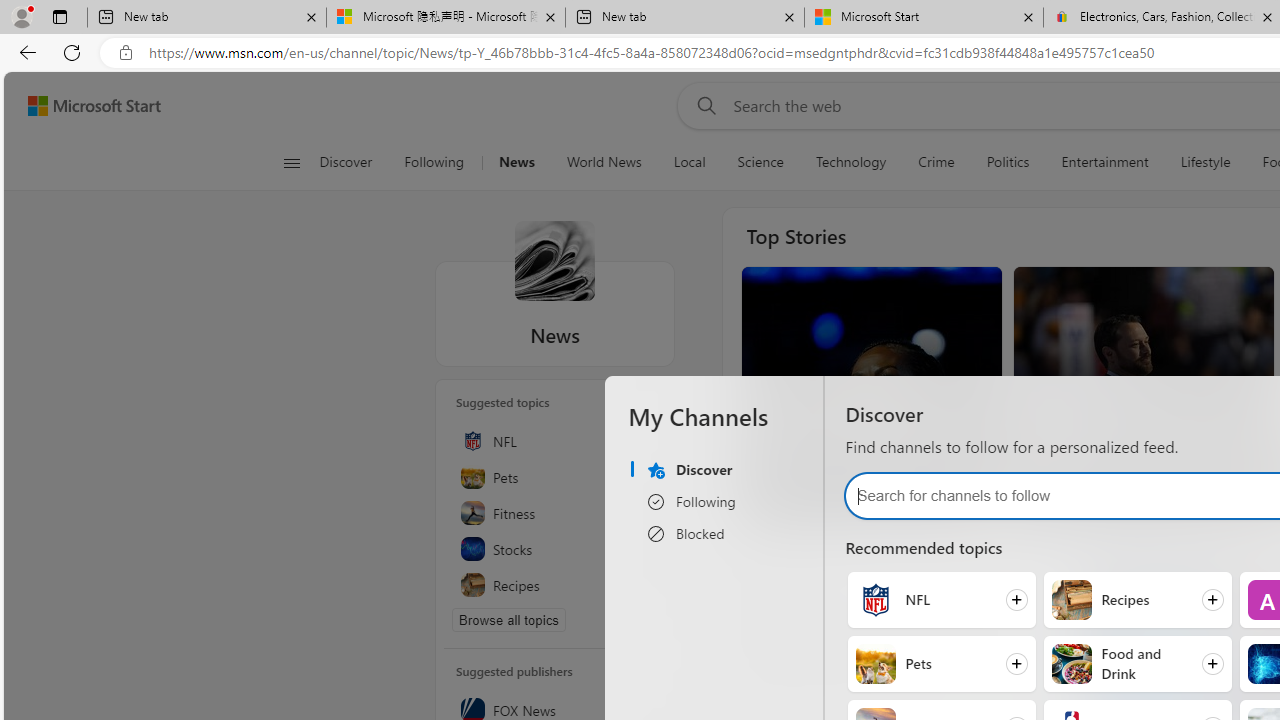 Image resolution: width=1280 pixels, height=720 pixels. Describe the element at coordinates (875, 599) in the screenshot. I see `'NFL'` at that location.